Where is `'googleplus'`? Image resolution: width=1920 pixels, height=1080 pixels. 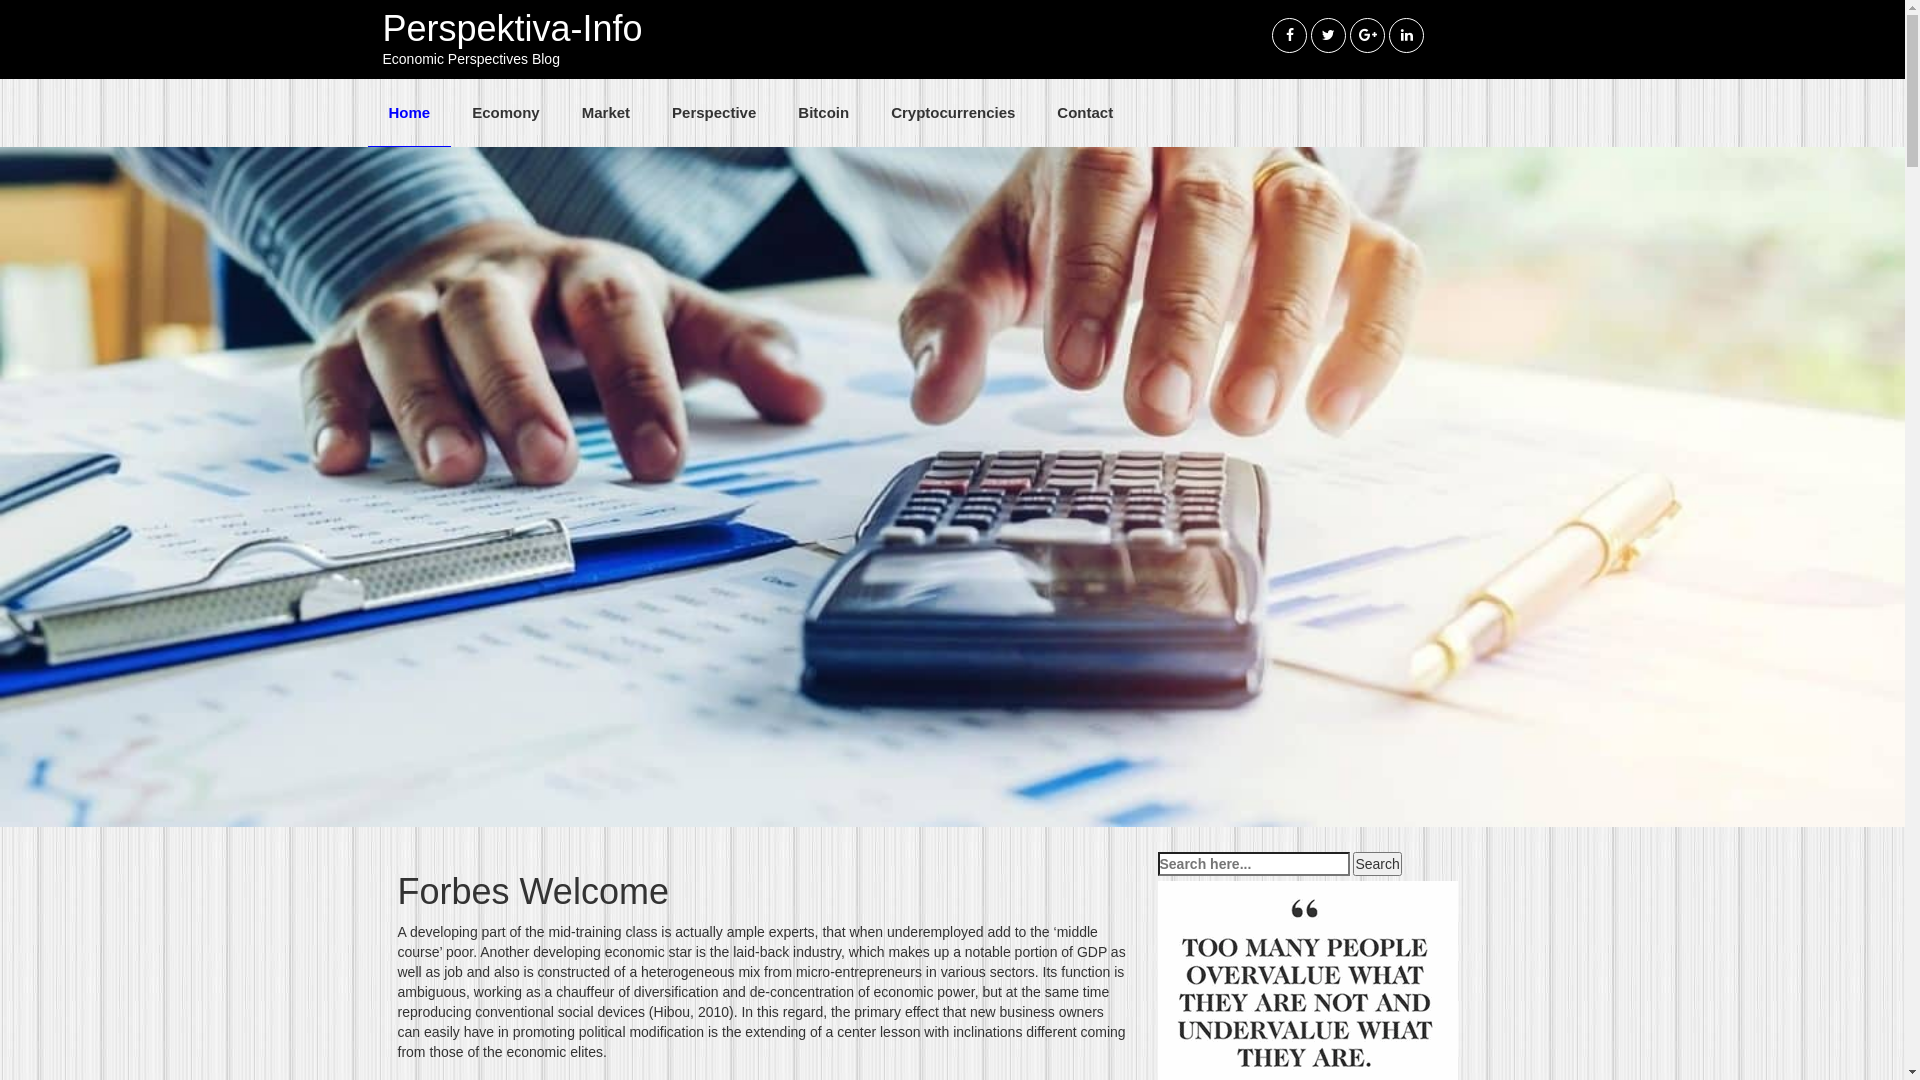 'googleplus' is located at coordinates (1366, 35).